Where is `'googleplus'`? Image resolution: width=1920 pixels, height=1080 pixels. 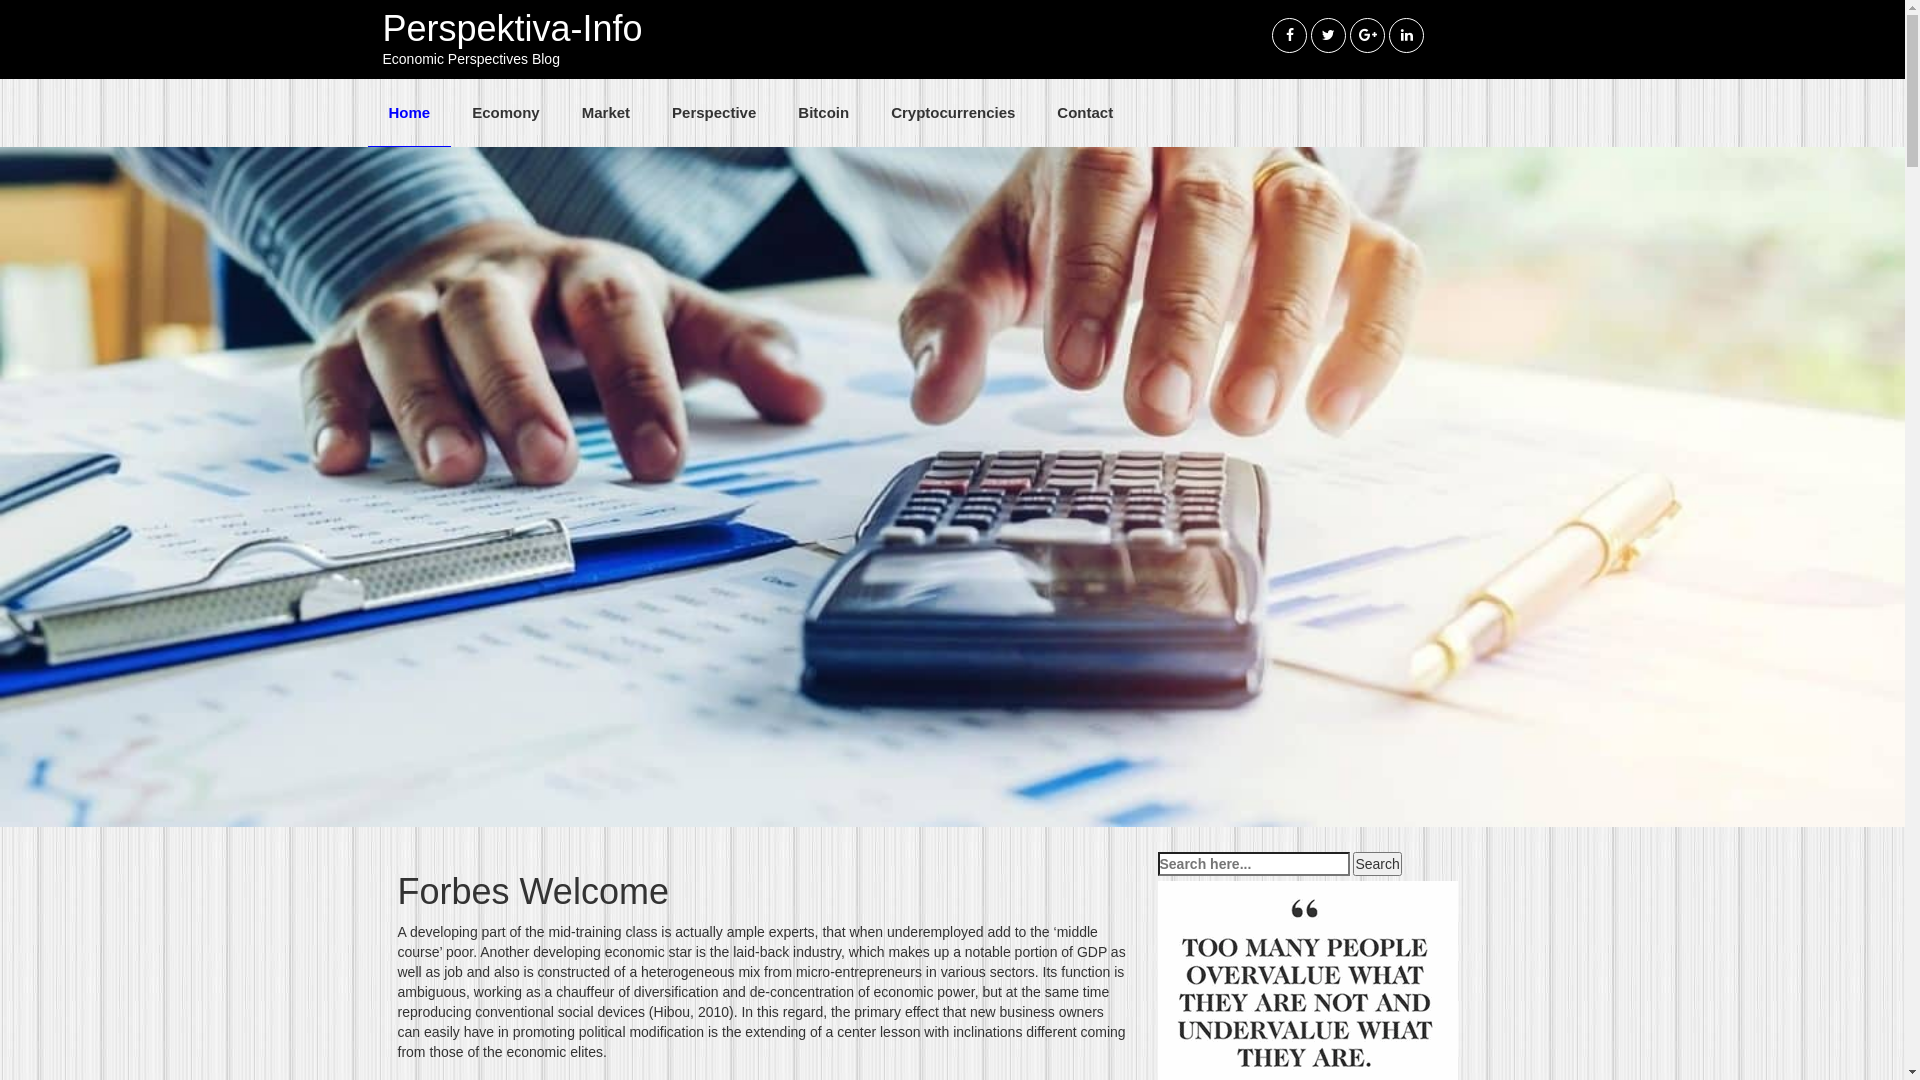 'googleplus' is located at coordinates (1366, 35).